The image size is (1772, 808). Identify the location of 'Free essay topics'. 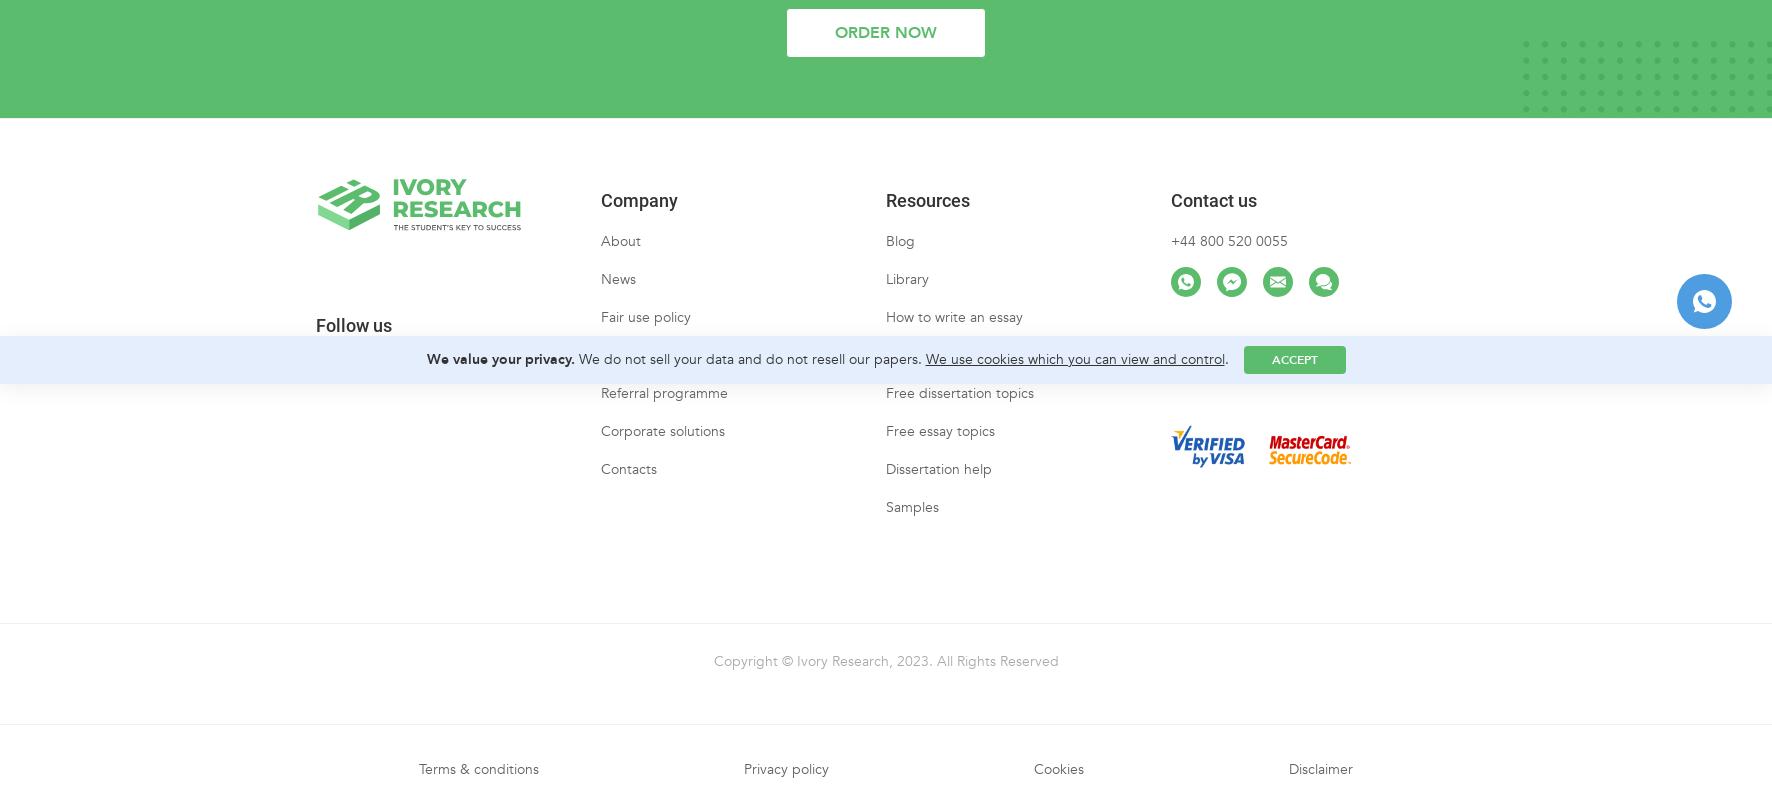
(939, 449).